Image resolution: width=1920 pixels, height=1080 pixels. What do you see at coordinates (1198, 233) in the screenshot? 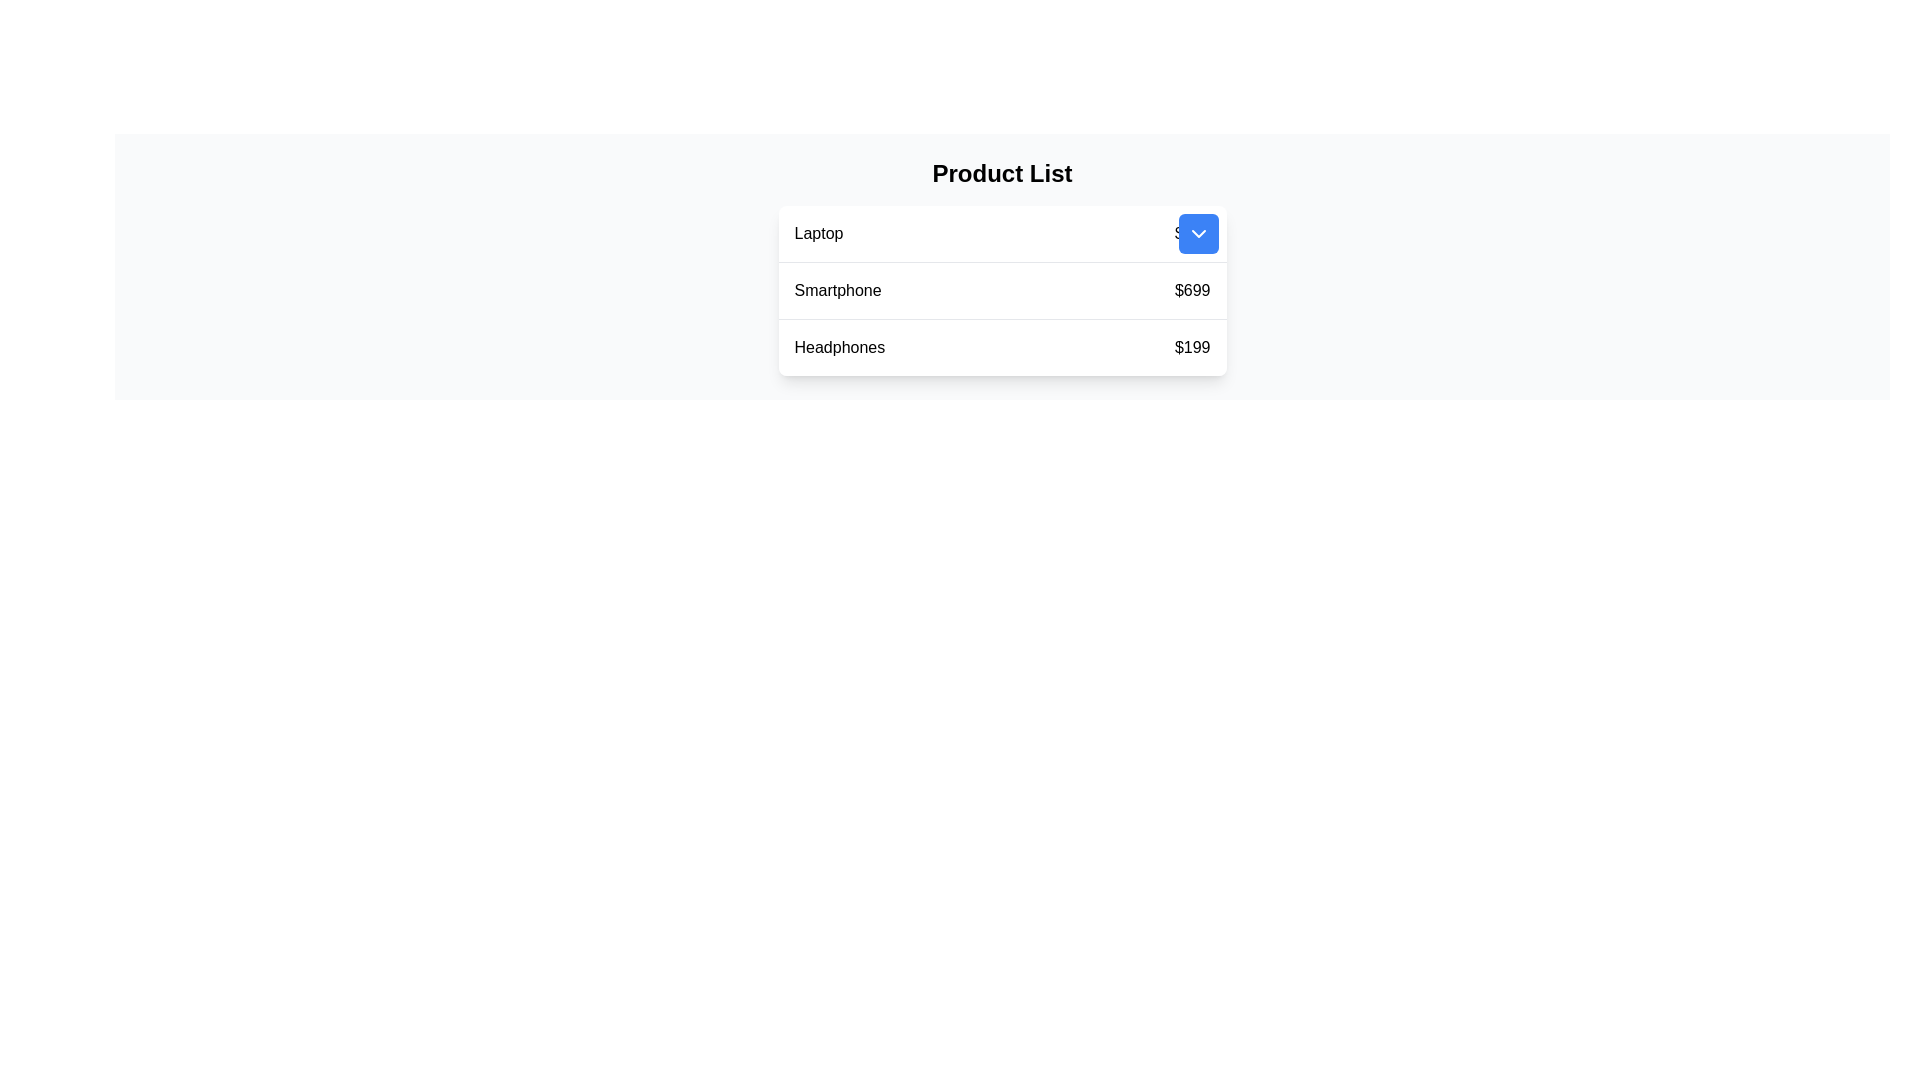
I see `the chevron down icon, which is styled with white lines on a blue circular background, located in the top-right corner of a button under the 'Product List' heading` at bounding box center [1198, 233].